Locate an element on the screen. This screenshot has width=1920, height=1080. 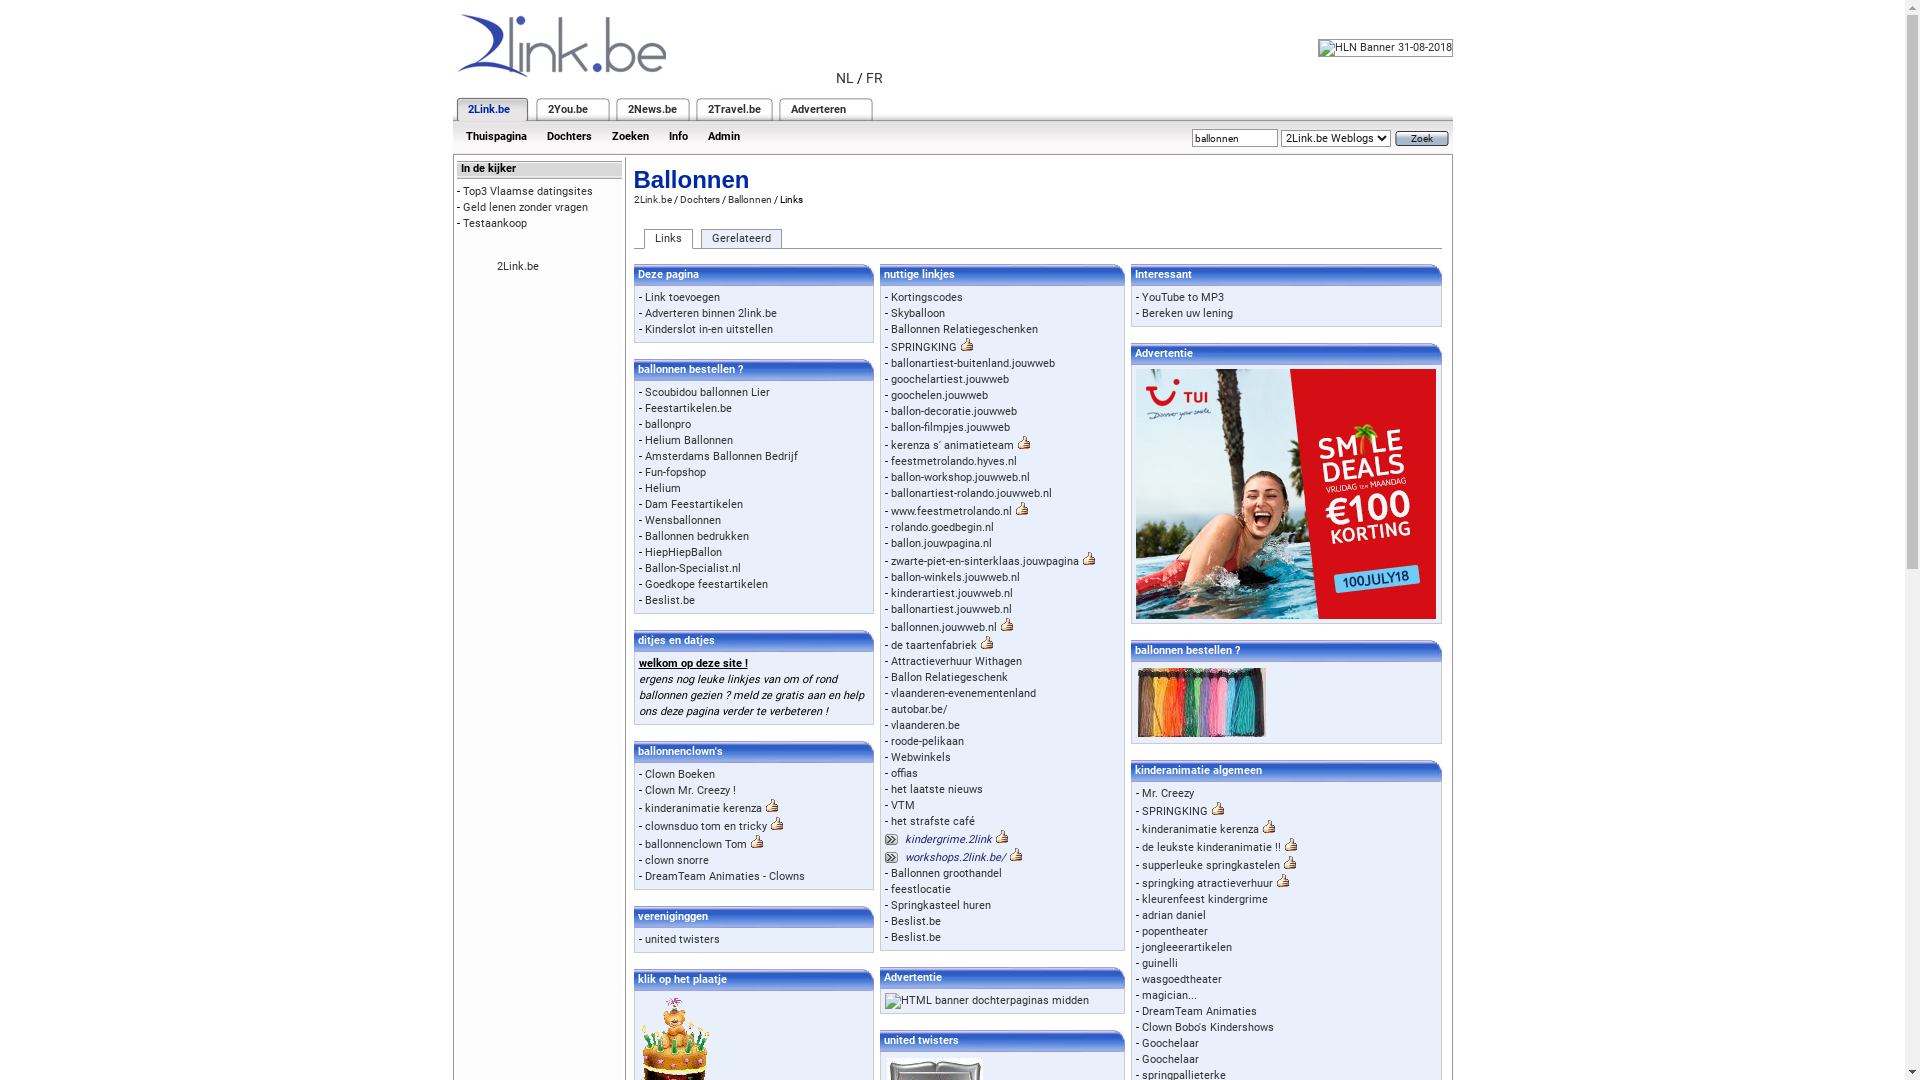
'DreamTeam Animaties' is located at coordinates (1199, 1011).